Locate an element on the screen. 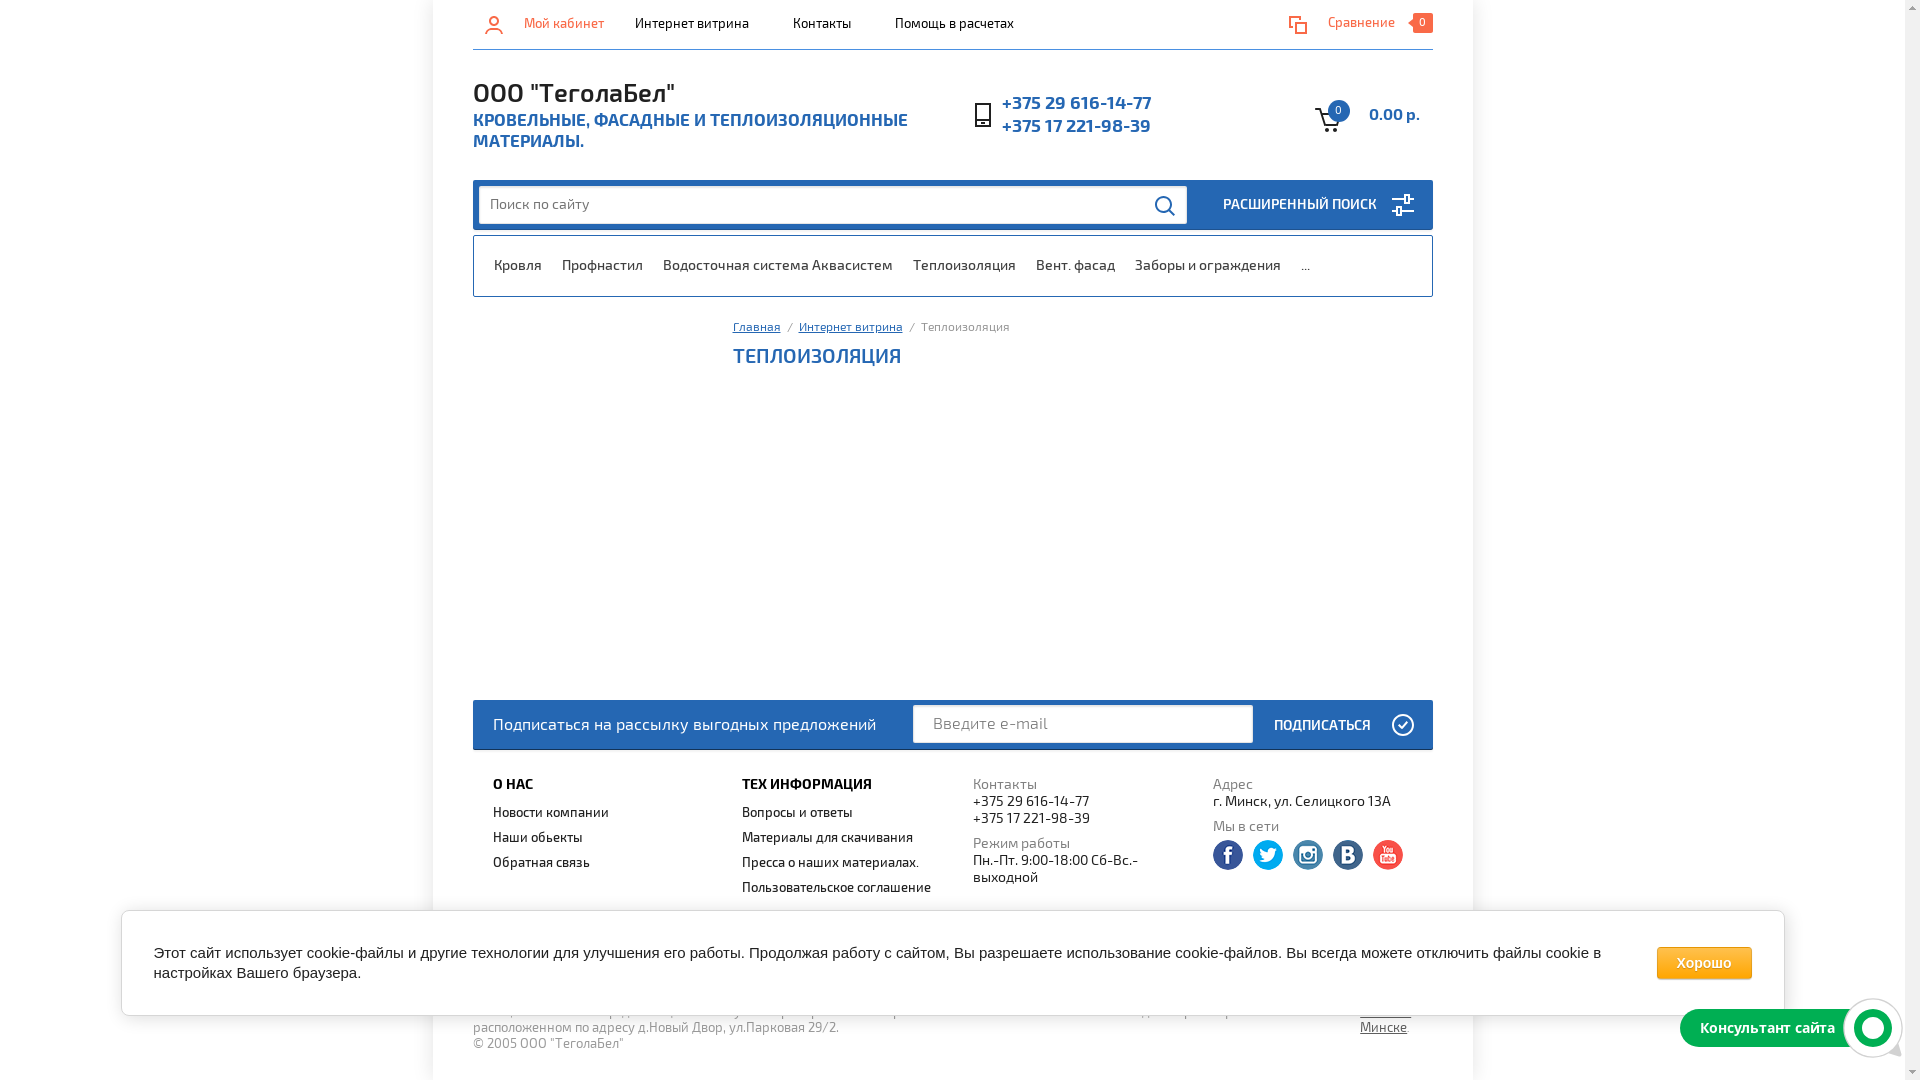 Image resolution: width=1920 pixels, height=1080 pixels. '+375 17 221-98-39' is located at coordinates (971, 818).